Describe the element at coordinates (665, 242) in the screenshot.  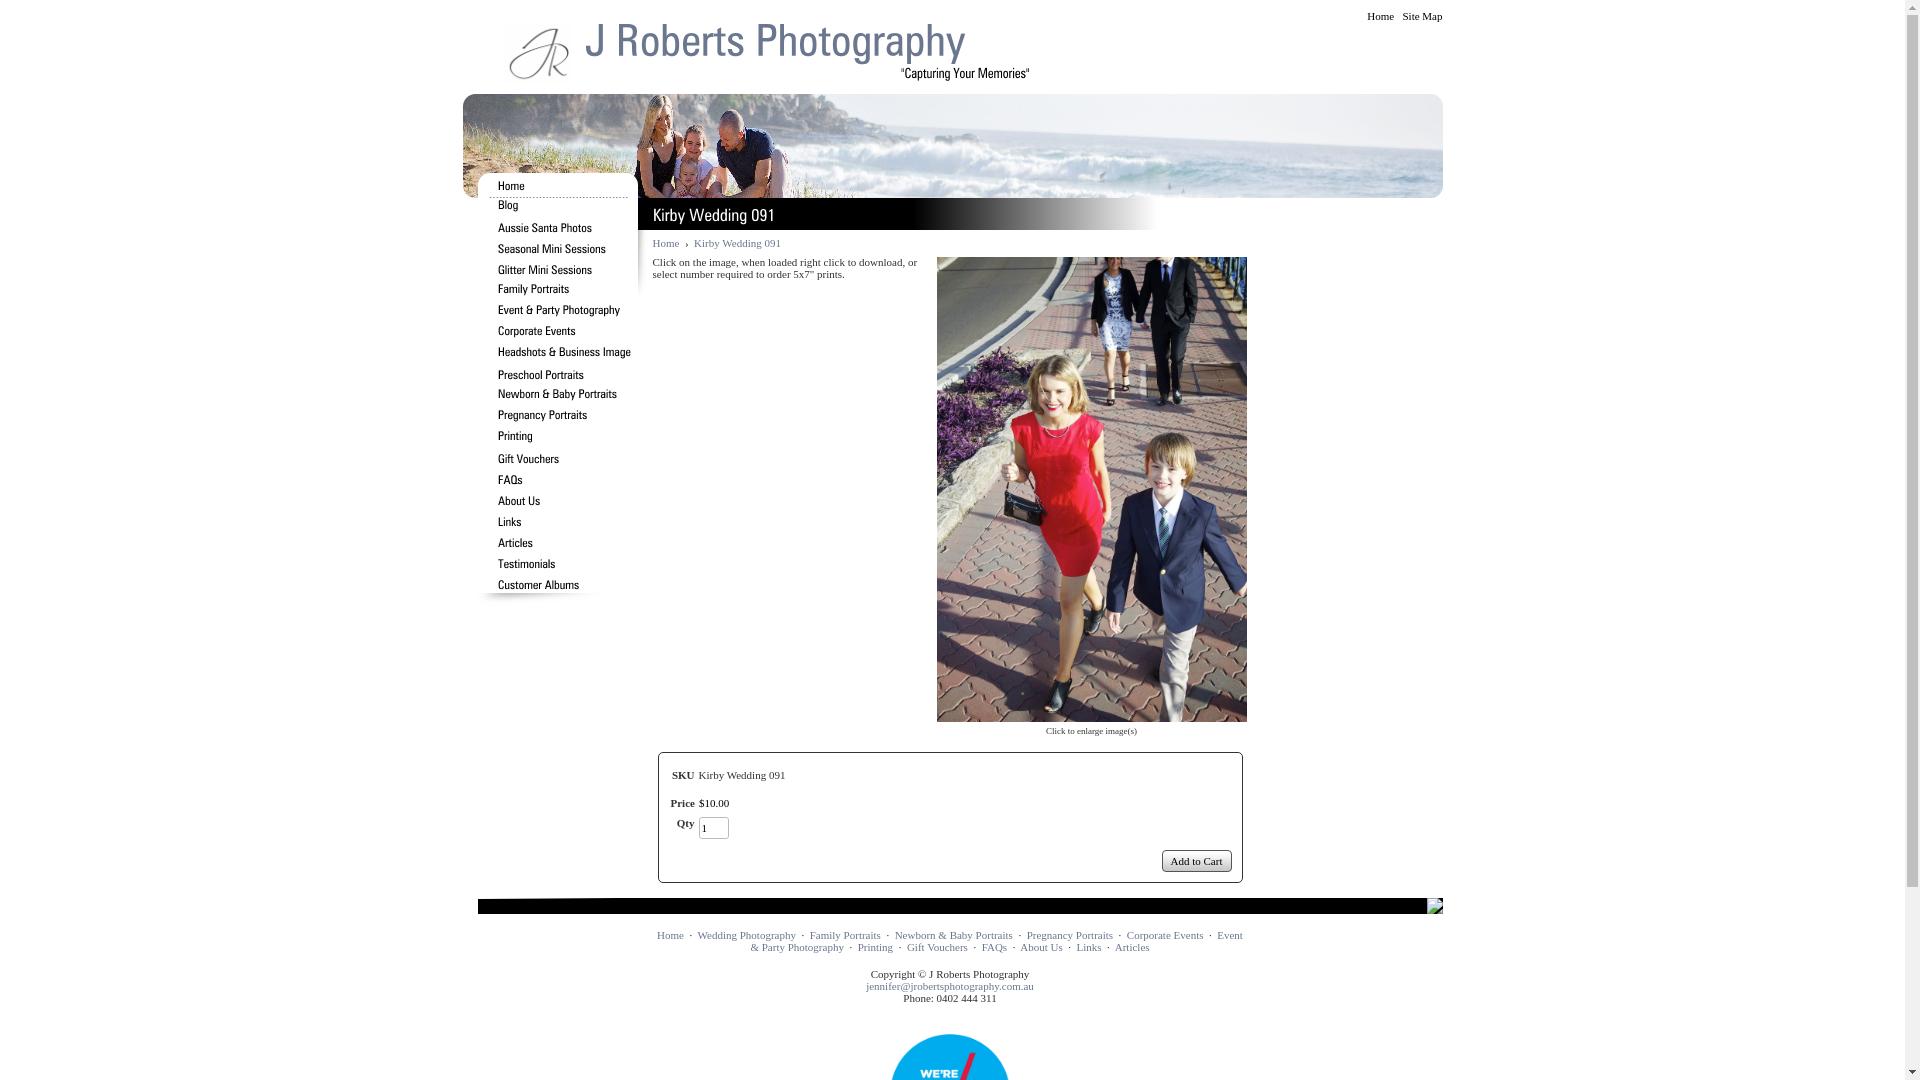
I see `'Home'` at that location.